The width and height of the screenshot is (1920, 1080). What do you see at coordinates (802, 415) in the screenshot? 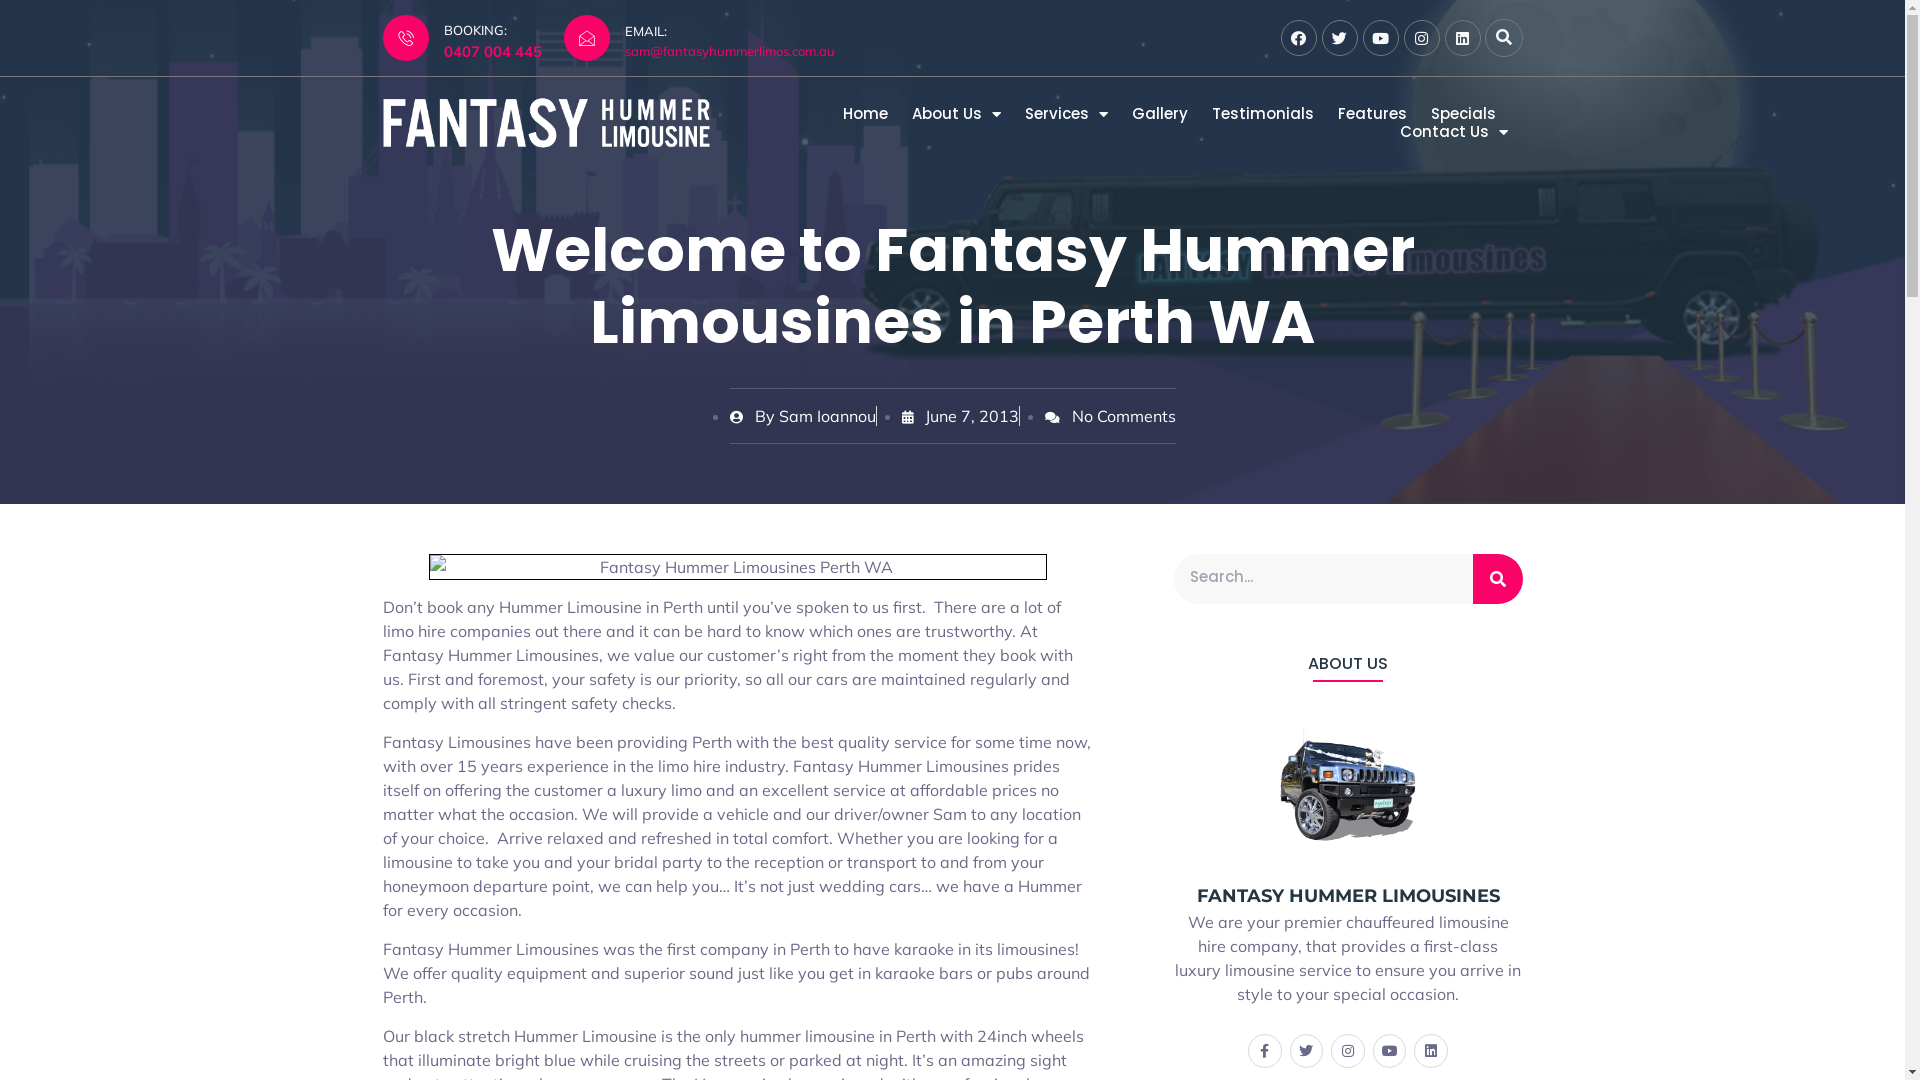
I see `'By Sam Ioannou'` at bounding box center [802, 415].